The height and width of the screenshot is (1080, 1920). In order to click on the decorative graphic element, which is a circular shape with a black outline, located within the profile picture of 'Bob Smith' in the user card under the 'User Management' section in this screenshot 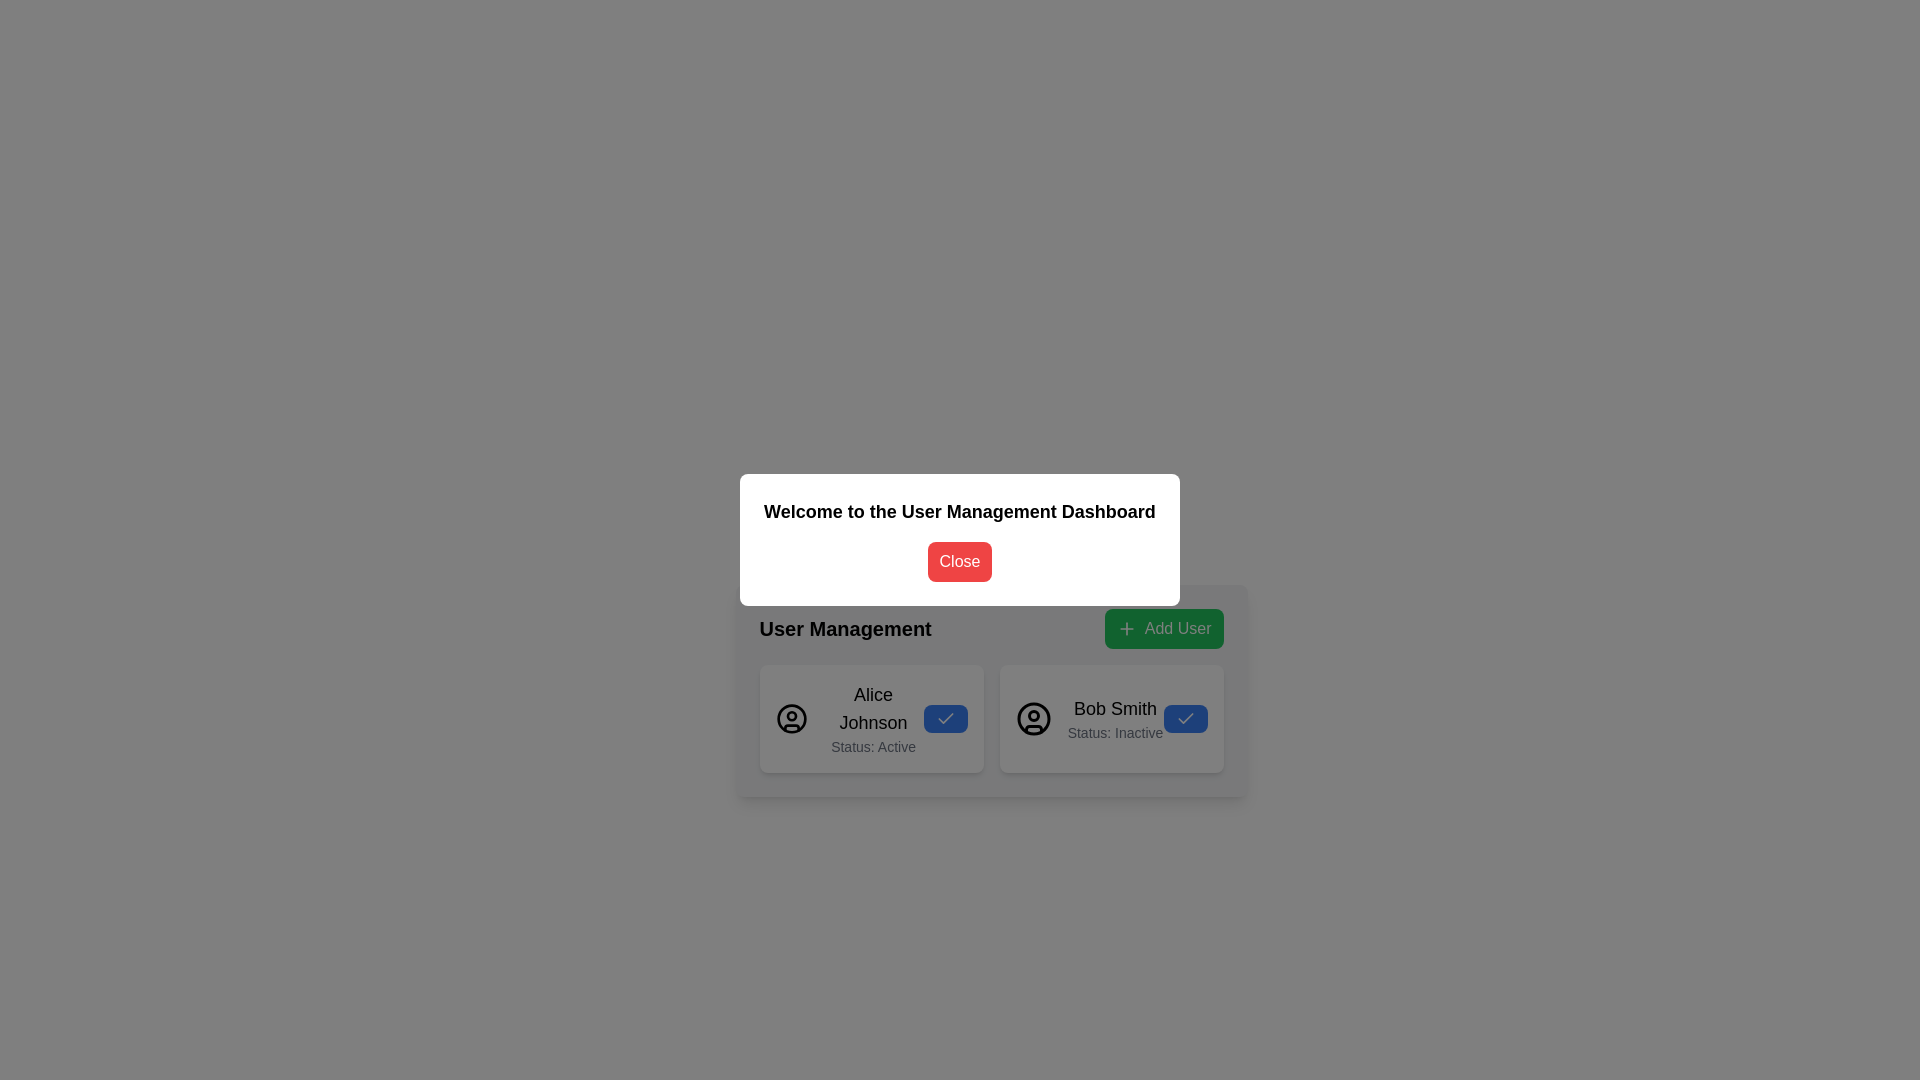, I will do `click(1033, 717)`.